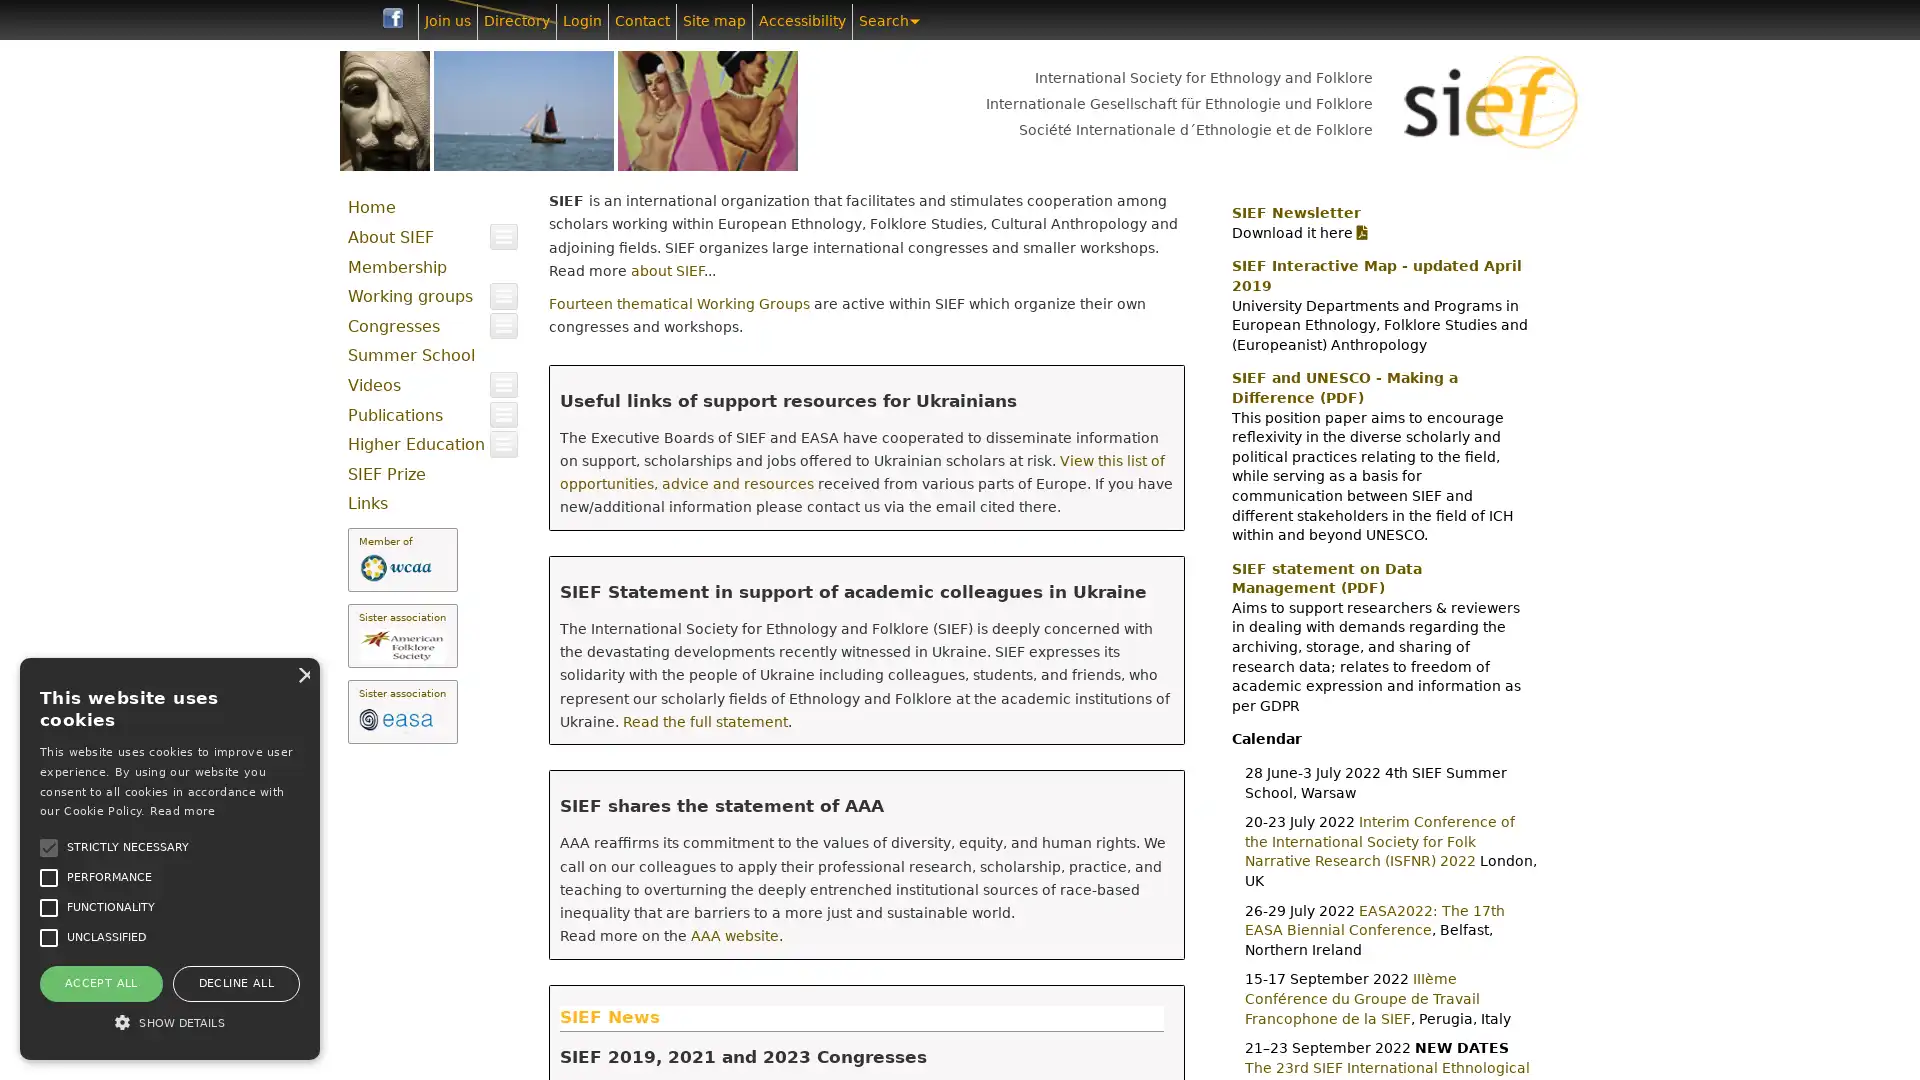  I want to click on Close, so click(301, 674).